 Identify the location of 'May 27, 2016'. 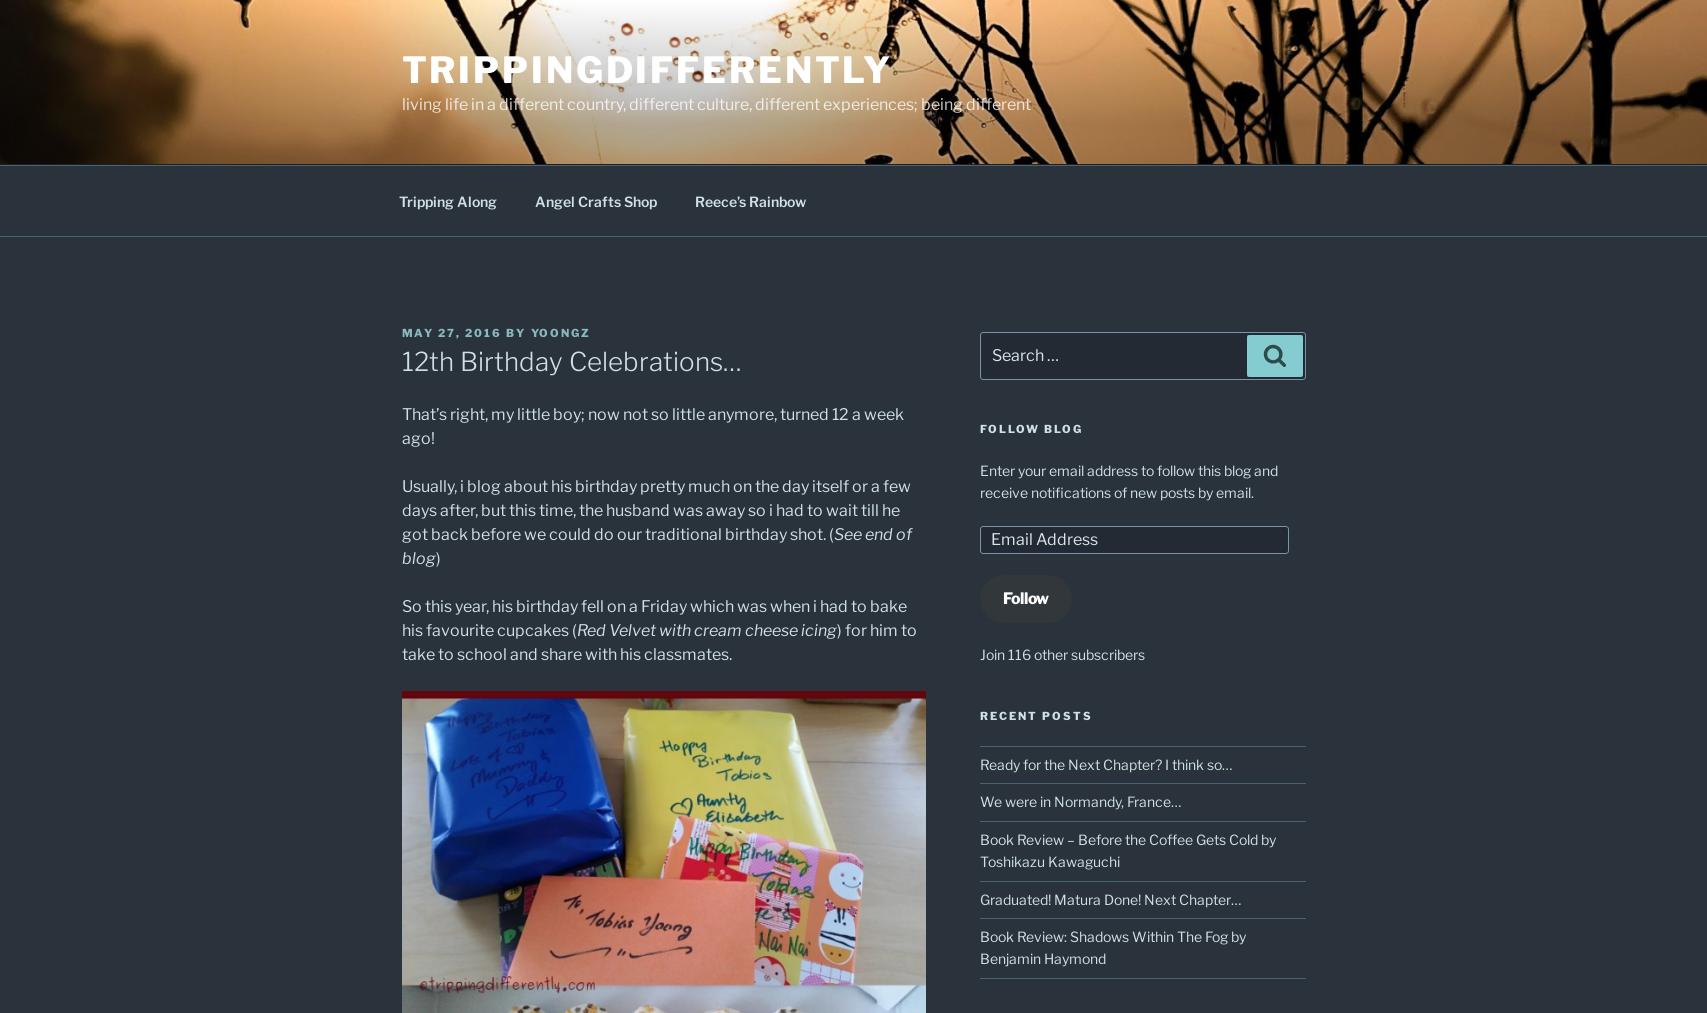
(451, 332).